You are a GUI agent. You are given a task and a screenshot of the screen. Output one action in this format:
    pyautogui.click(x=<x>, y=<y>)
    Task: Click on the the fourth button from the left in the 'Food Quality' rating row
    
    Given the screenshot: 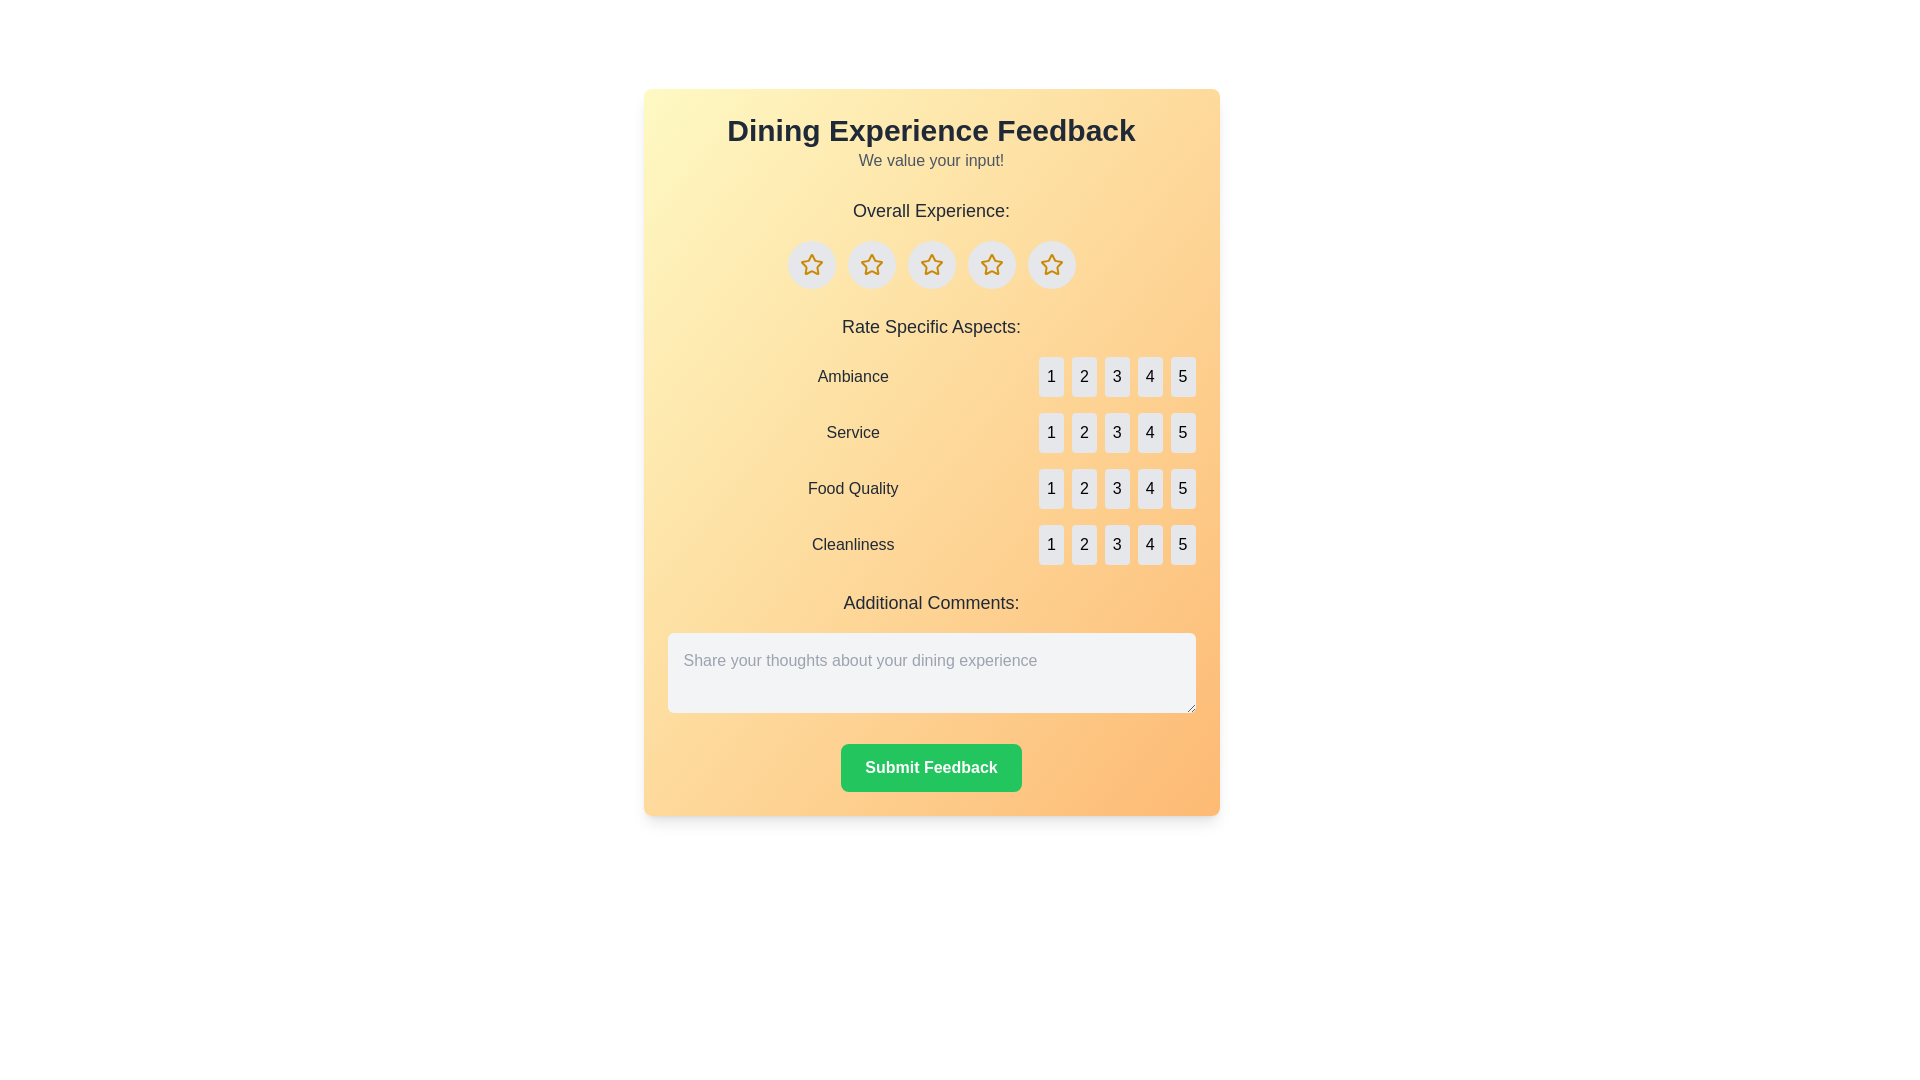 What is the action you would take?
    pyautogui.click(x=1150, y=489)
    